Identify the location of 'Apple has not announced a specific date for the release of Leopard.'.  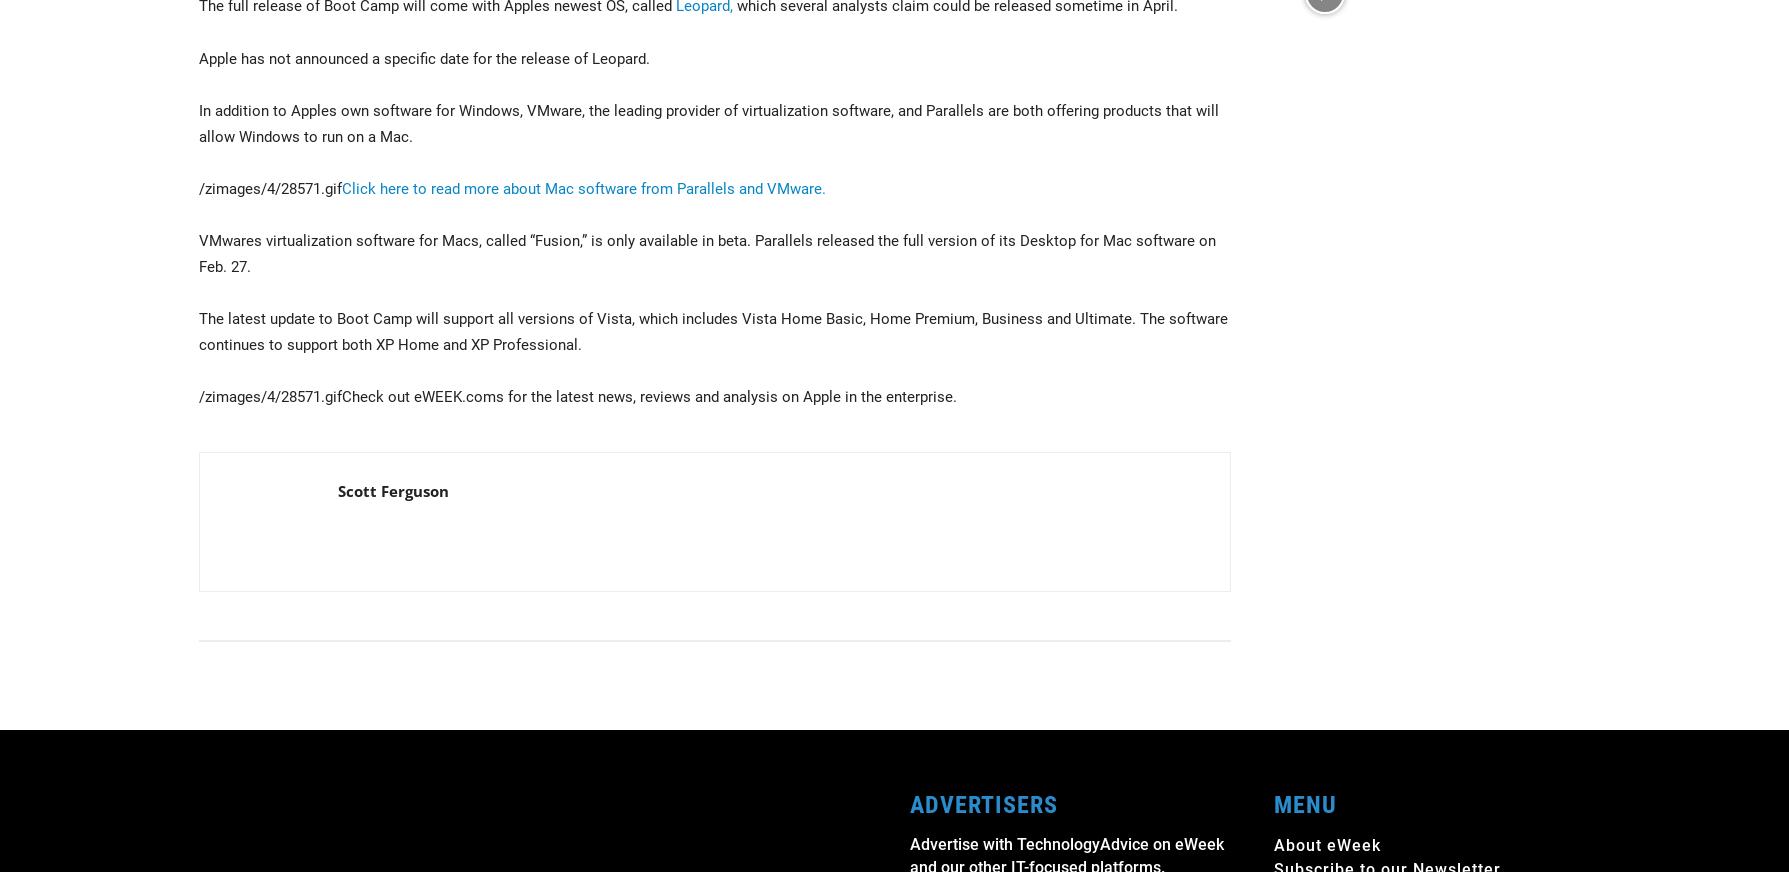
(422, 56).